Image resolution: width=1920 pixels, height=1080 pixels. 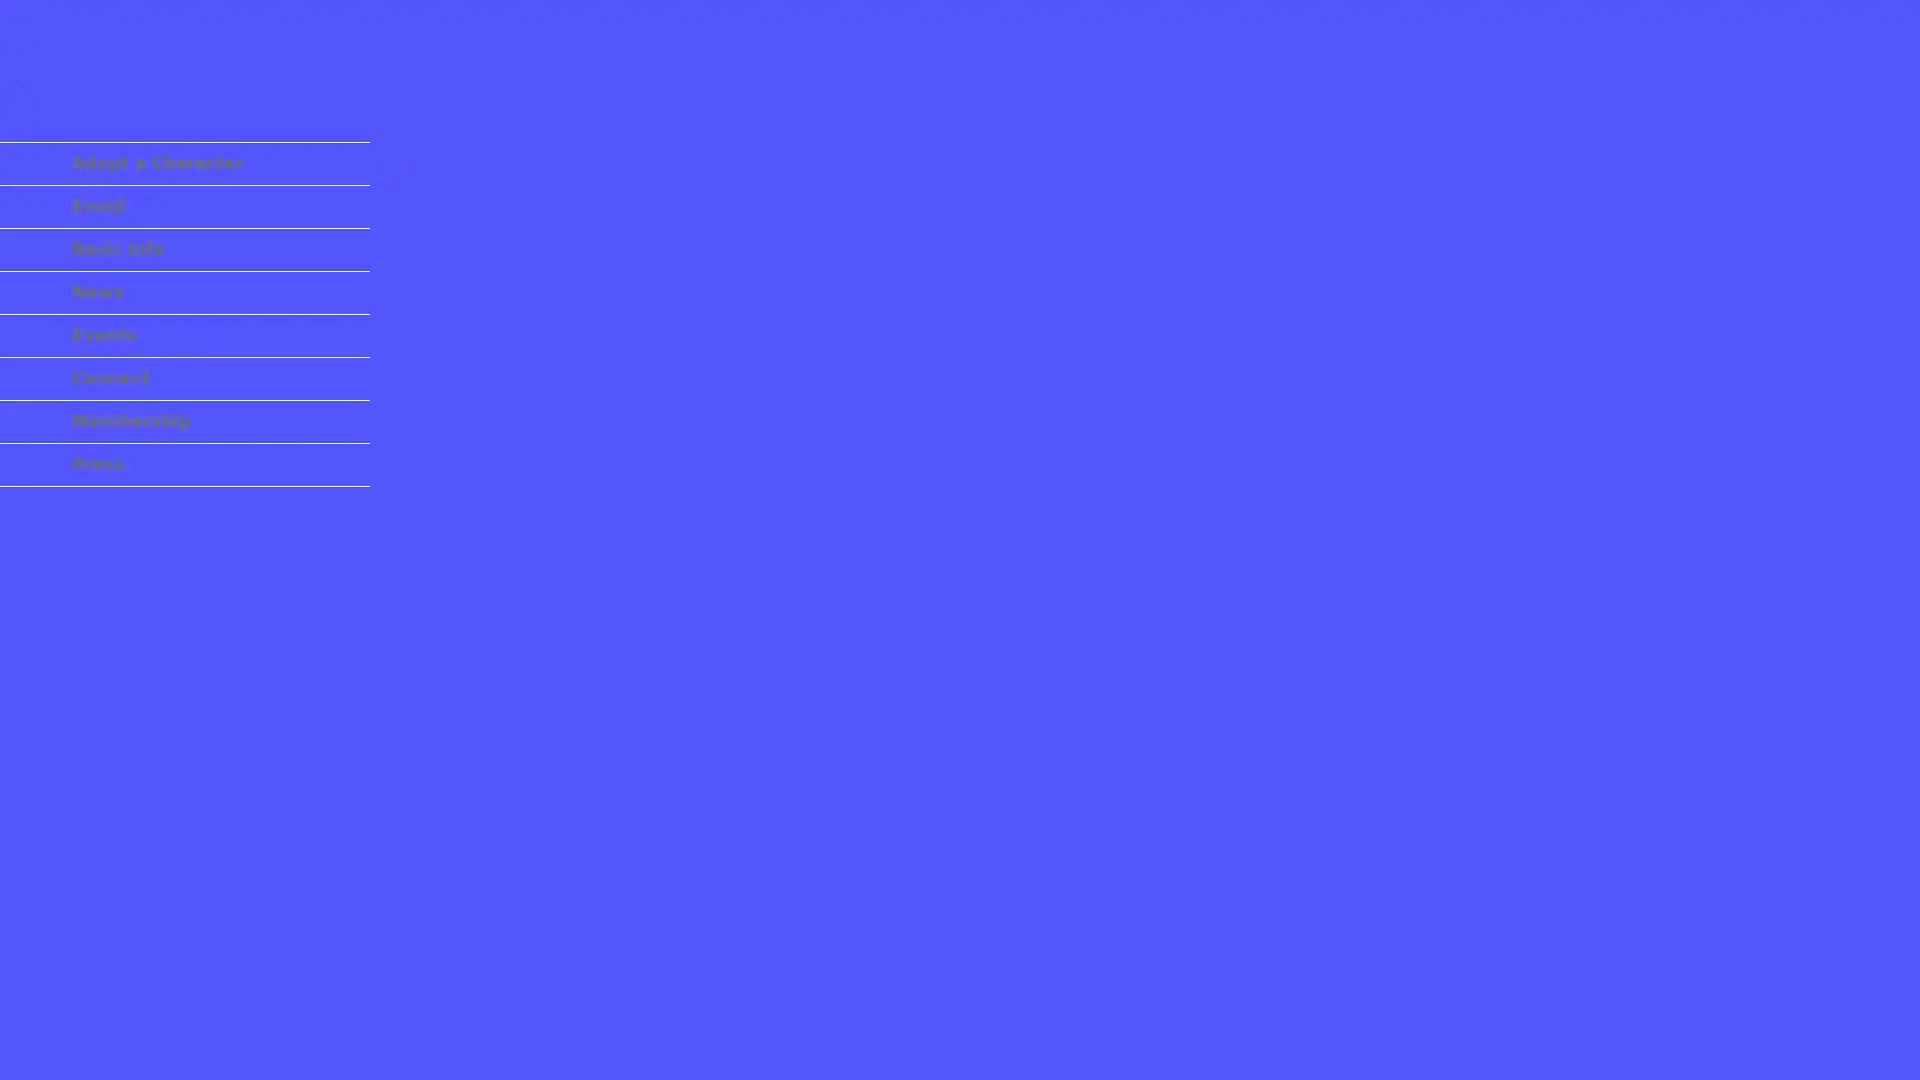 I want to click on U+1F495, so click(x=1222, y=543).